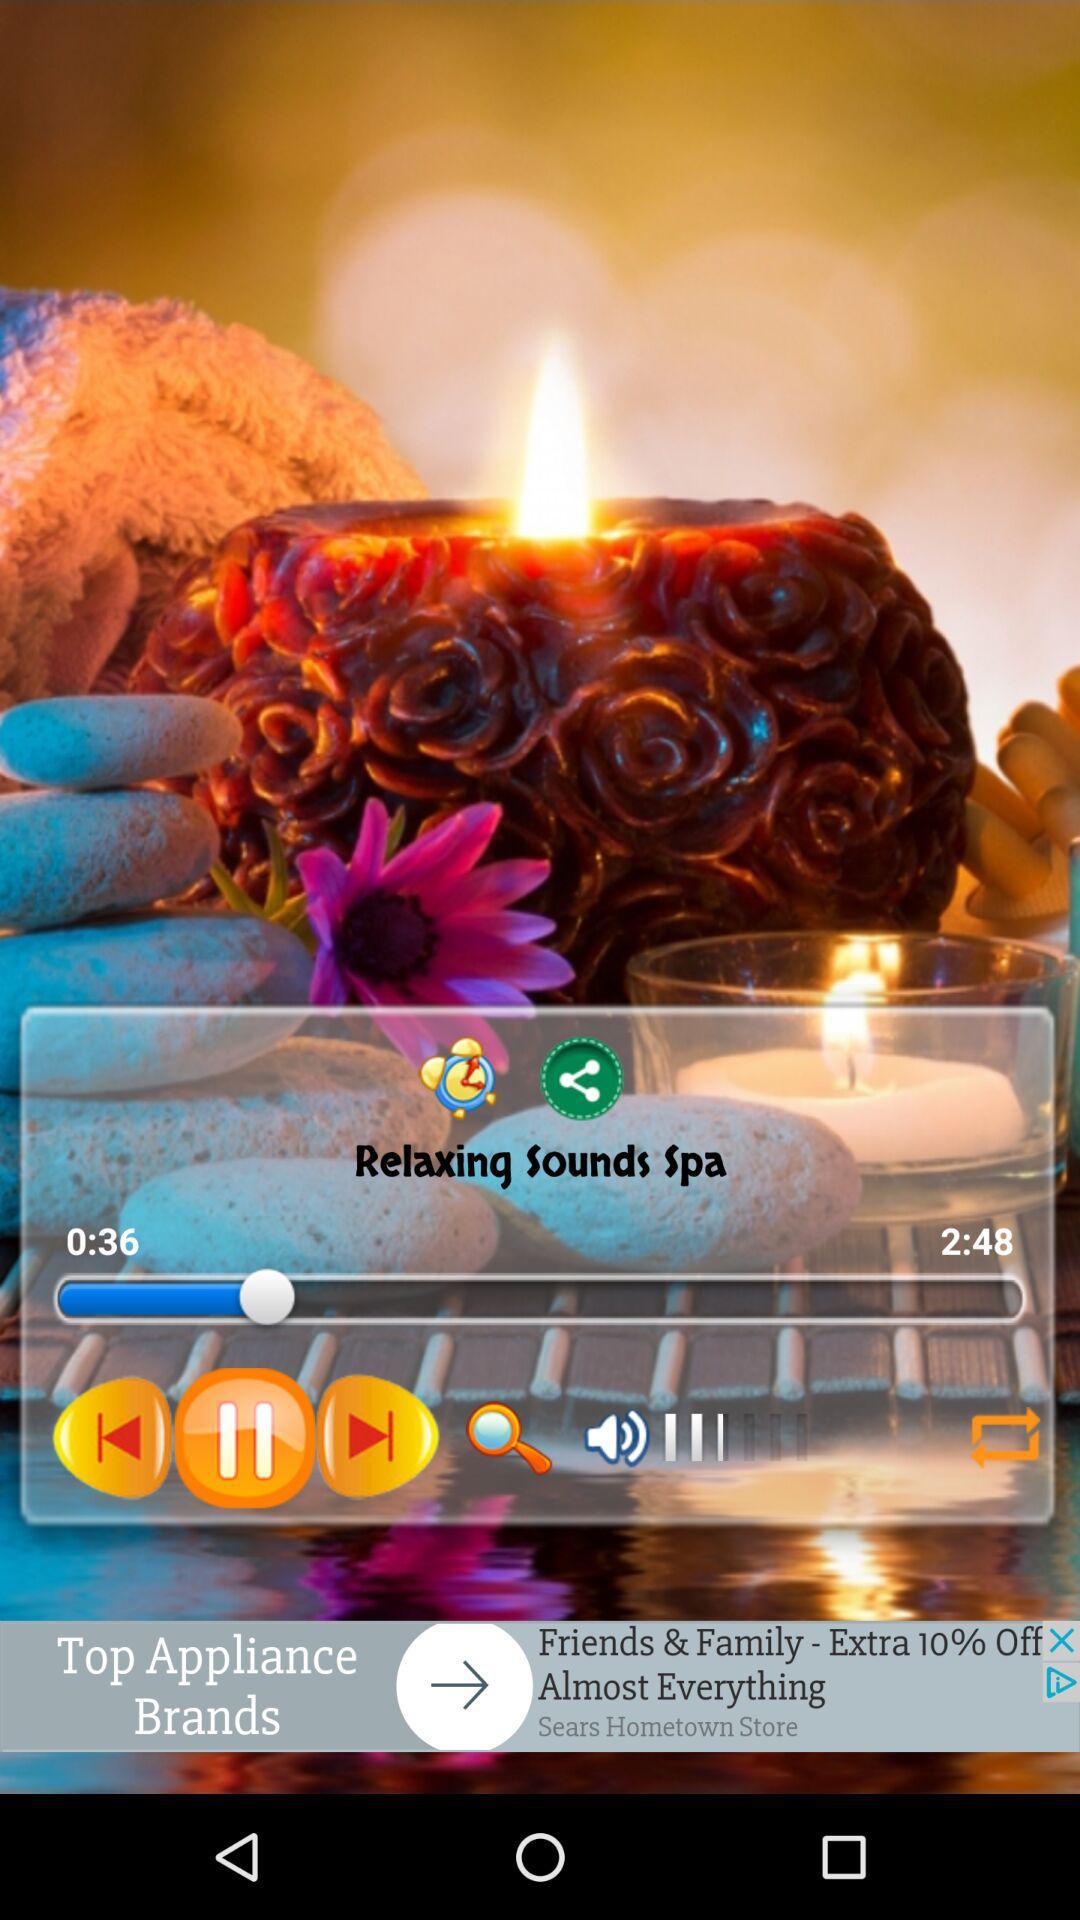 The image size is (1080, 1920). Describe the element at coordinates (1005, 1537) in the screenshot. I see `the repeat icon` at that location.